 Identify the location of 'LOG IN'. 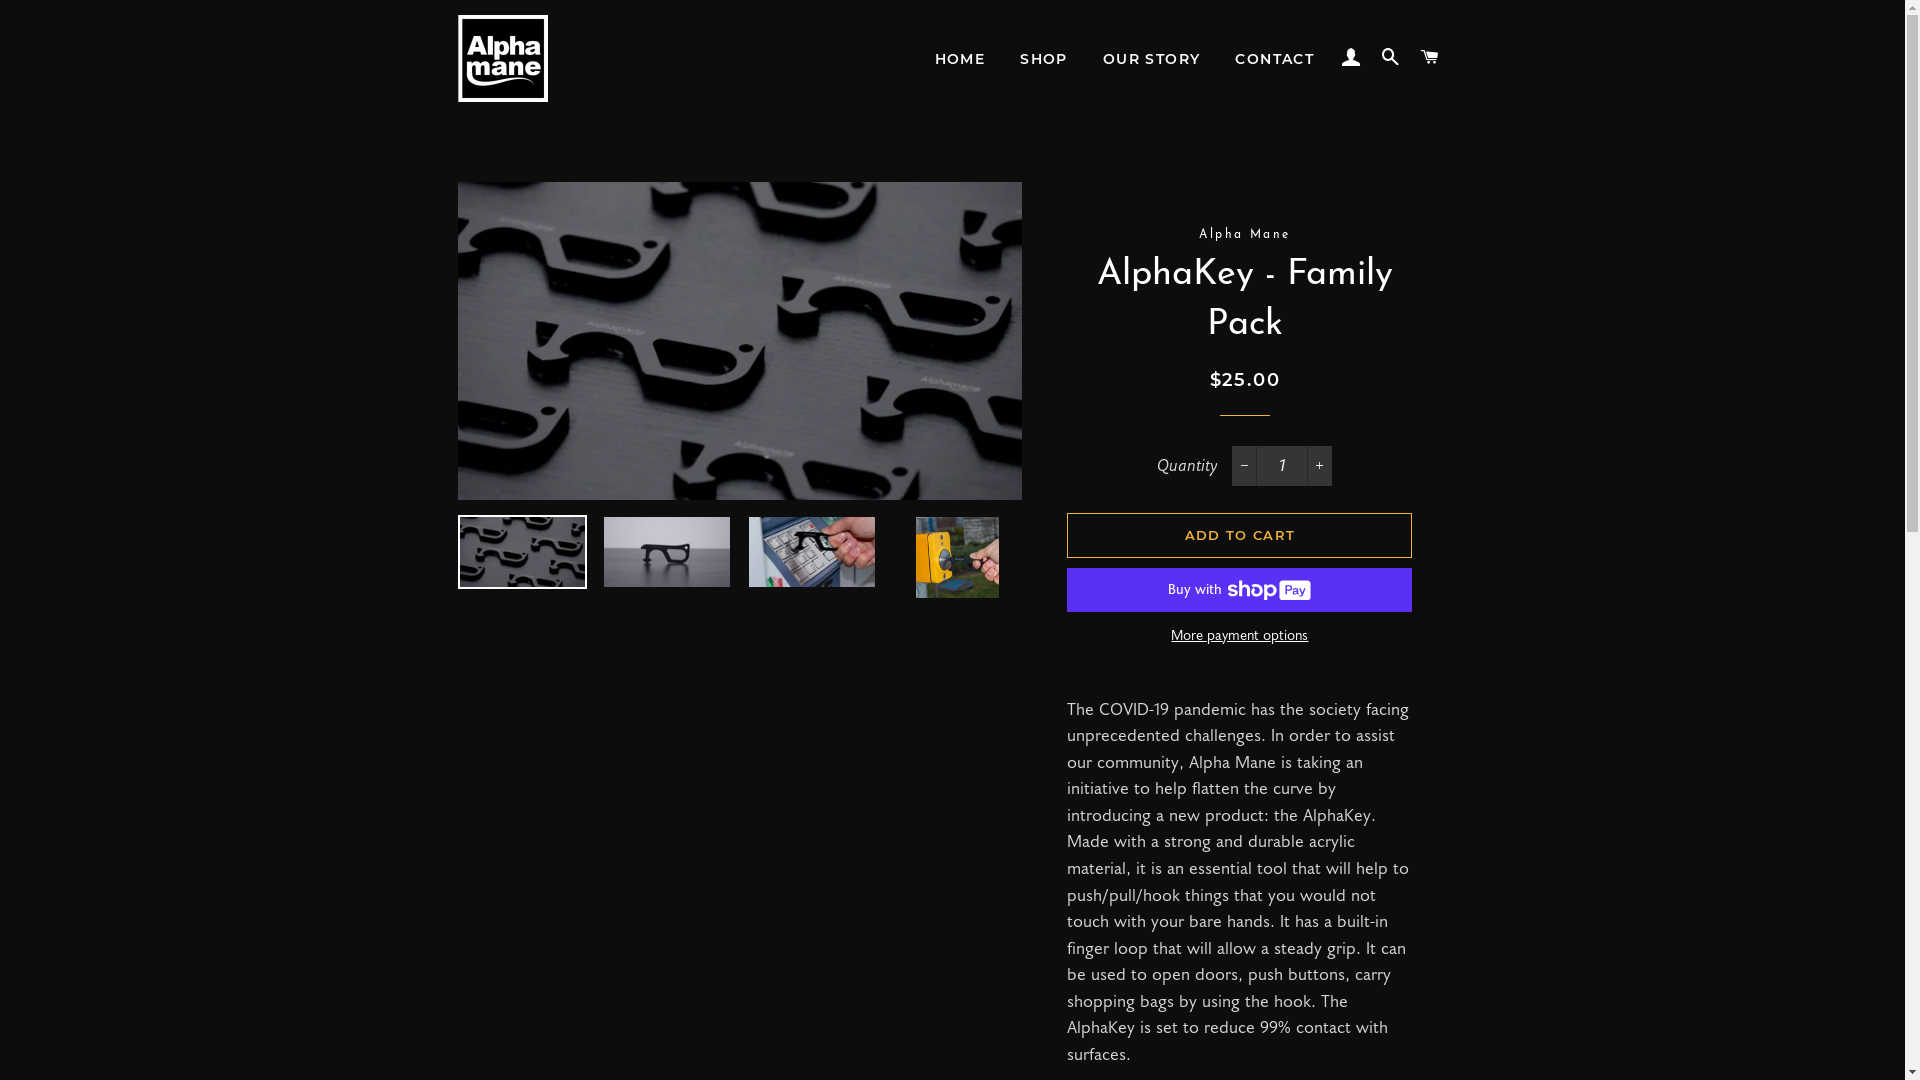
(1334, 56).